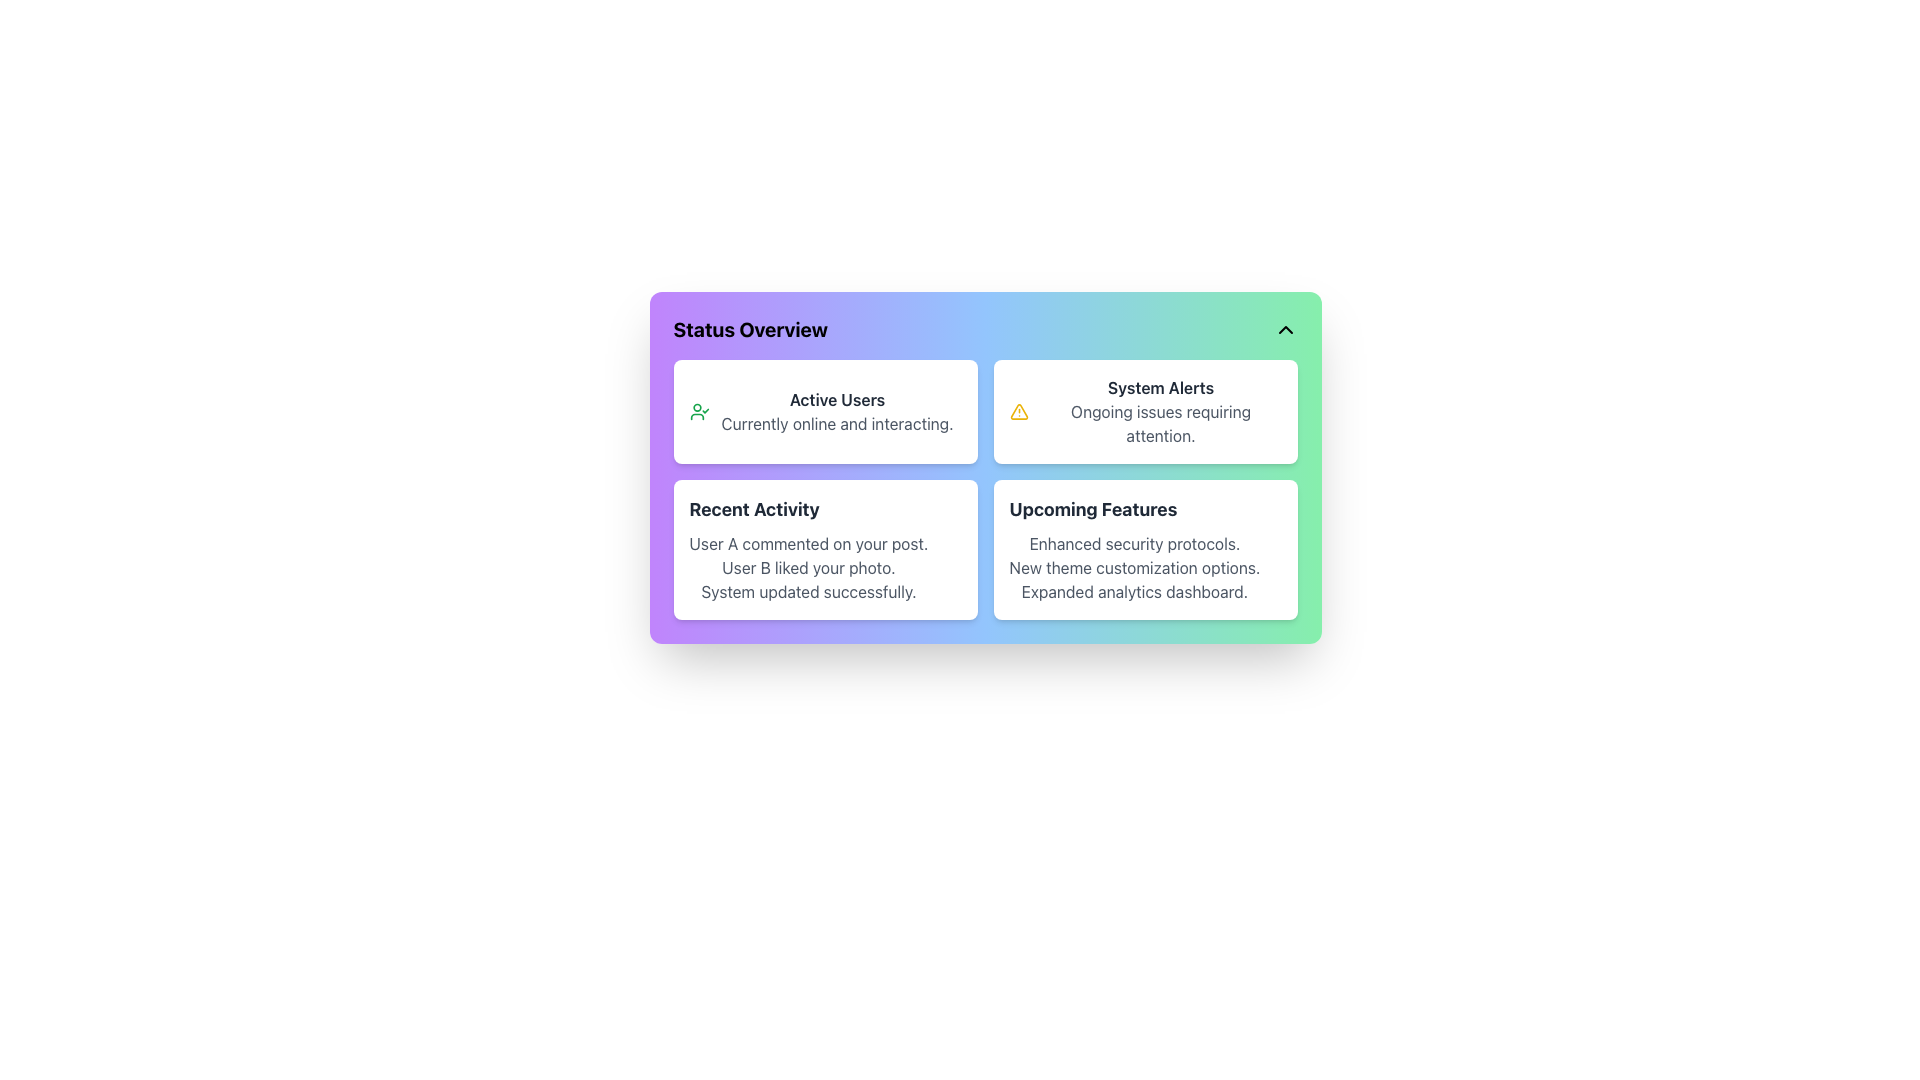 This screenshot has width=1920, height=1080. What do you see at coordinates (1092, 508) in the screenshot?
I see `text label displaying 'Upcoming Features' located at the top of the card in the bottom-right corner of the four-card grid` at bounding box center [1092, 508].